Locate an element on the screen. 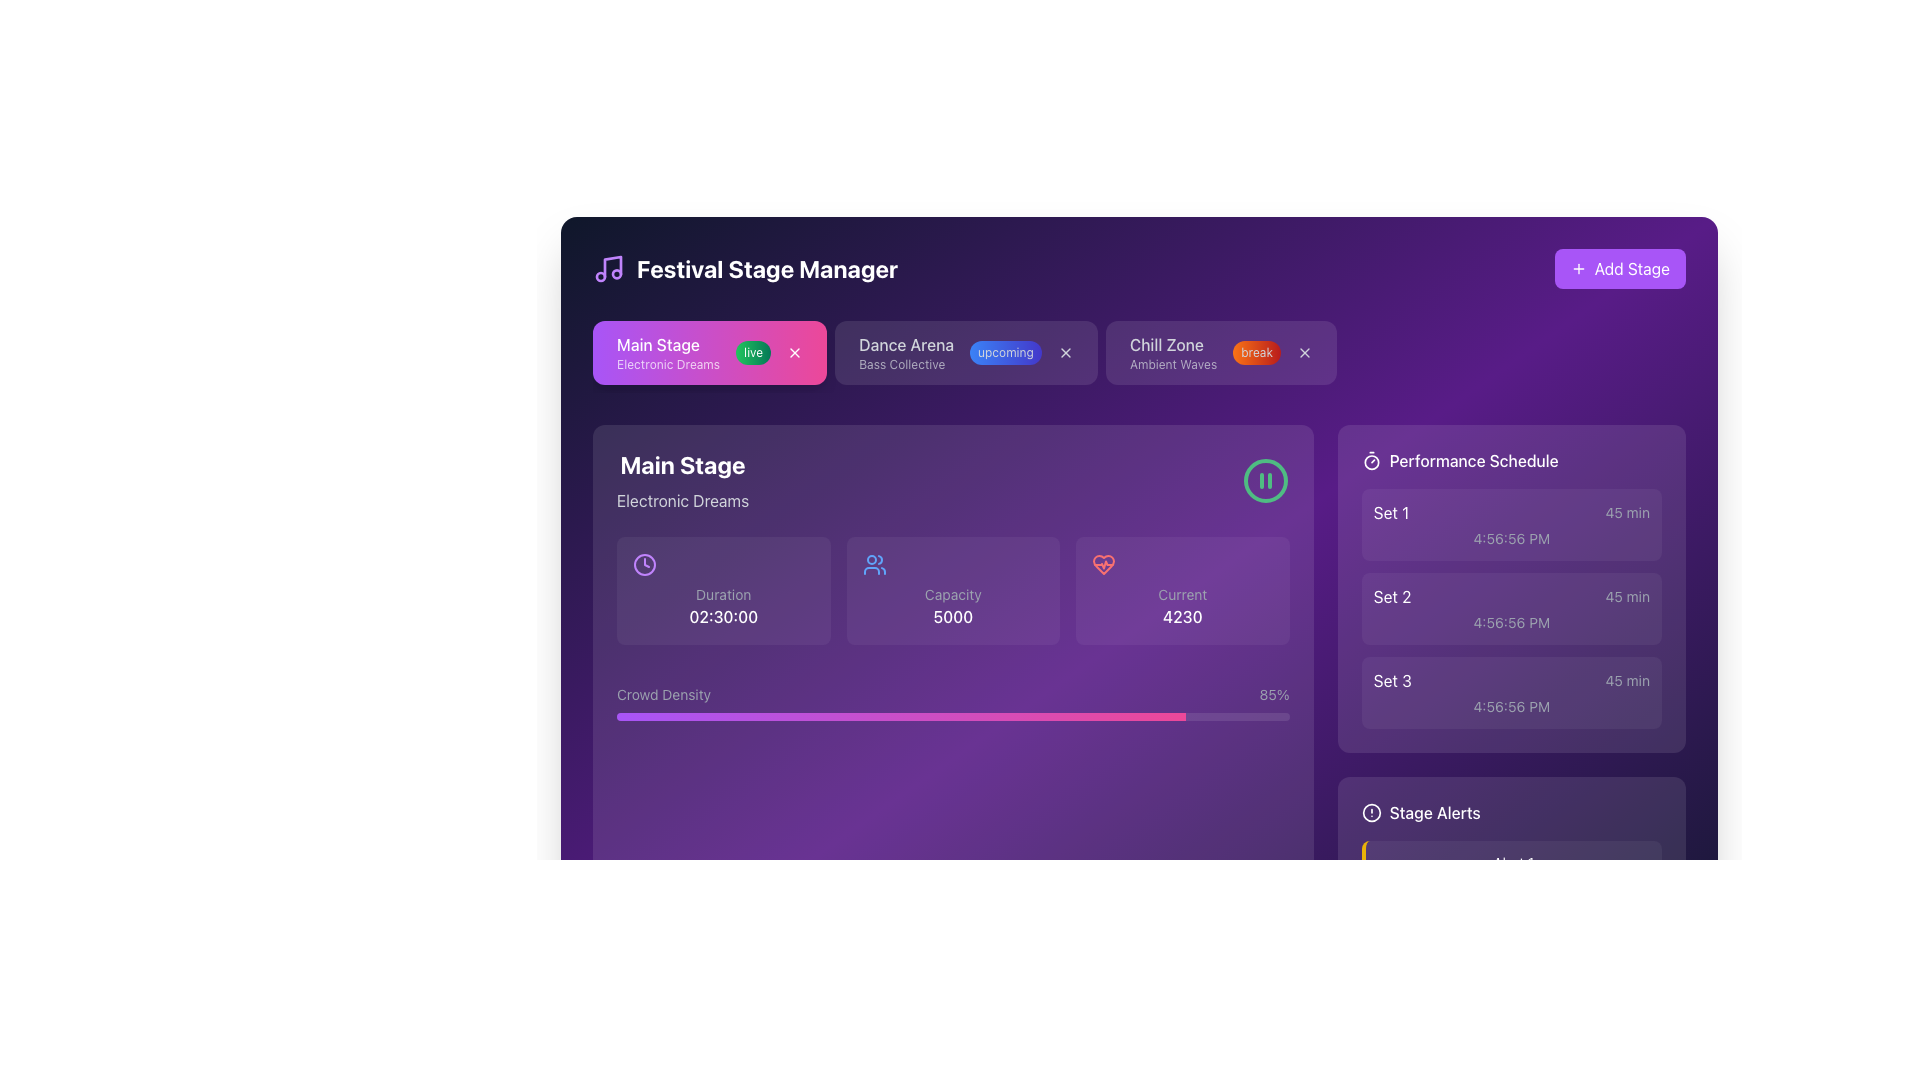 The height and width of the screenshot is (1080, 1920). the 'Chill Zone' stage tab, which is the third tab from the left in the row of stage tabs is located at coordinates (1173, 352).